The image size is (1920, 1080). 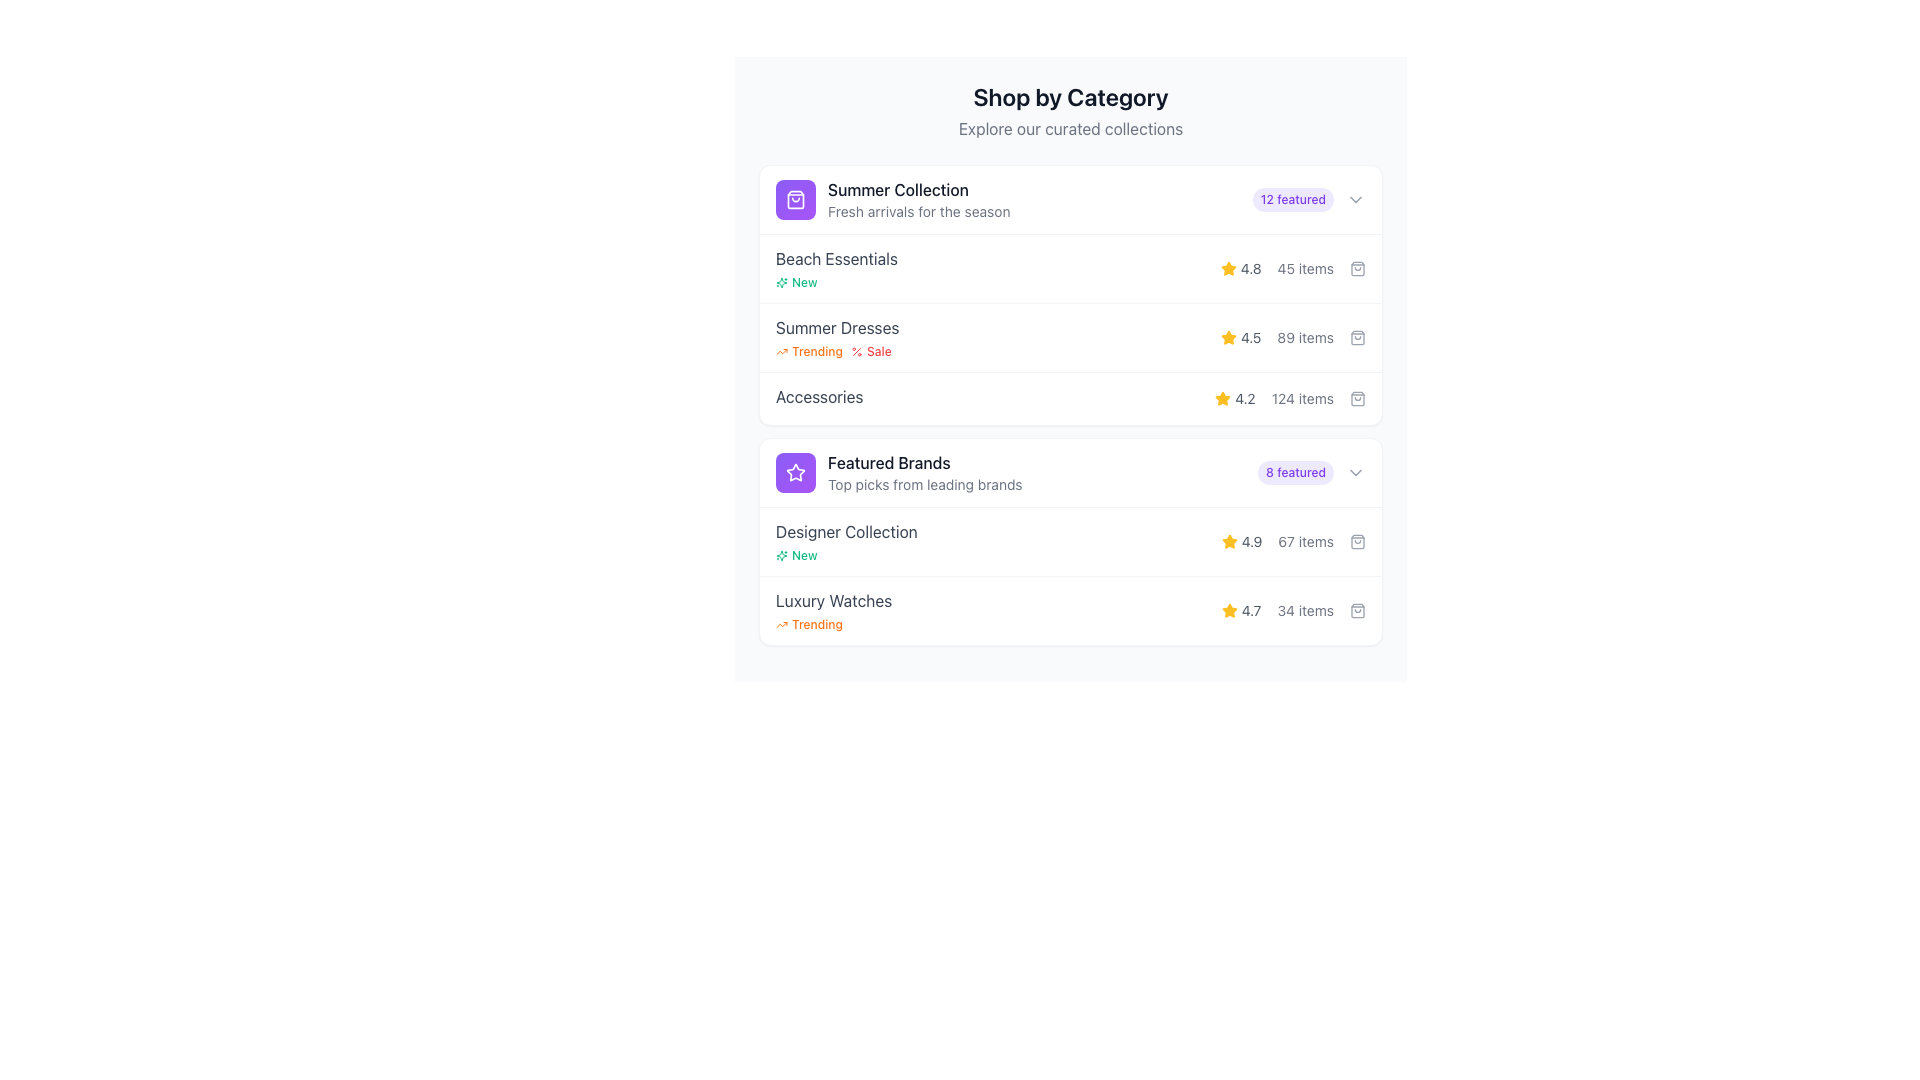 I want to click on the composite display element representing the 'Summer Dresses' product category, which includes the tags 'Trending' and 'Sale', so click(x=837, y=337).